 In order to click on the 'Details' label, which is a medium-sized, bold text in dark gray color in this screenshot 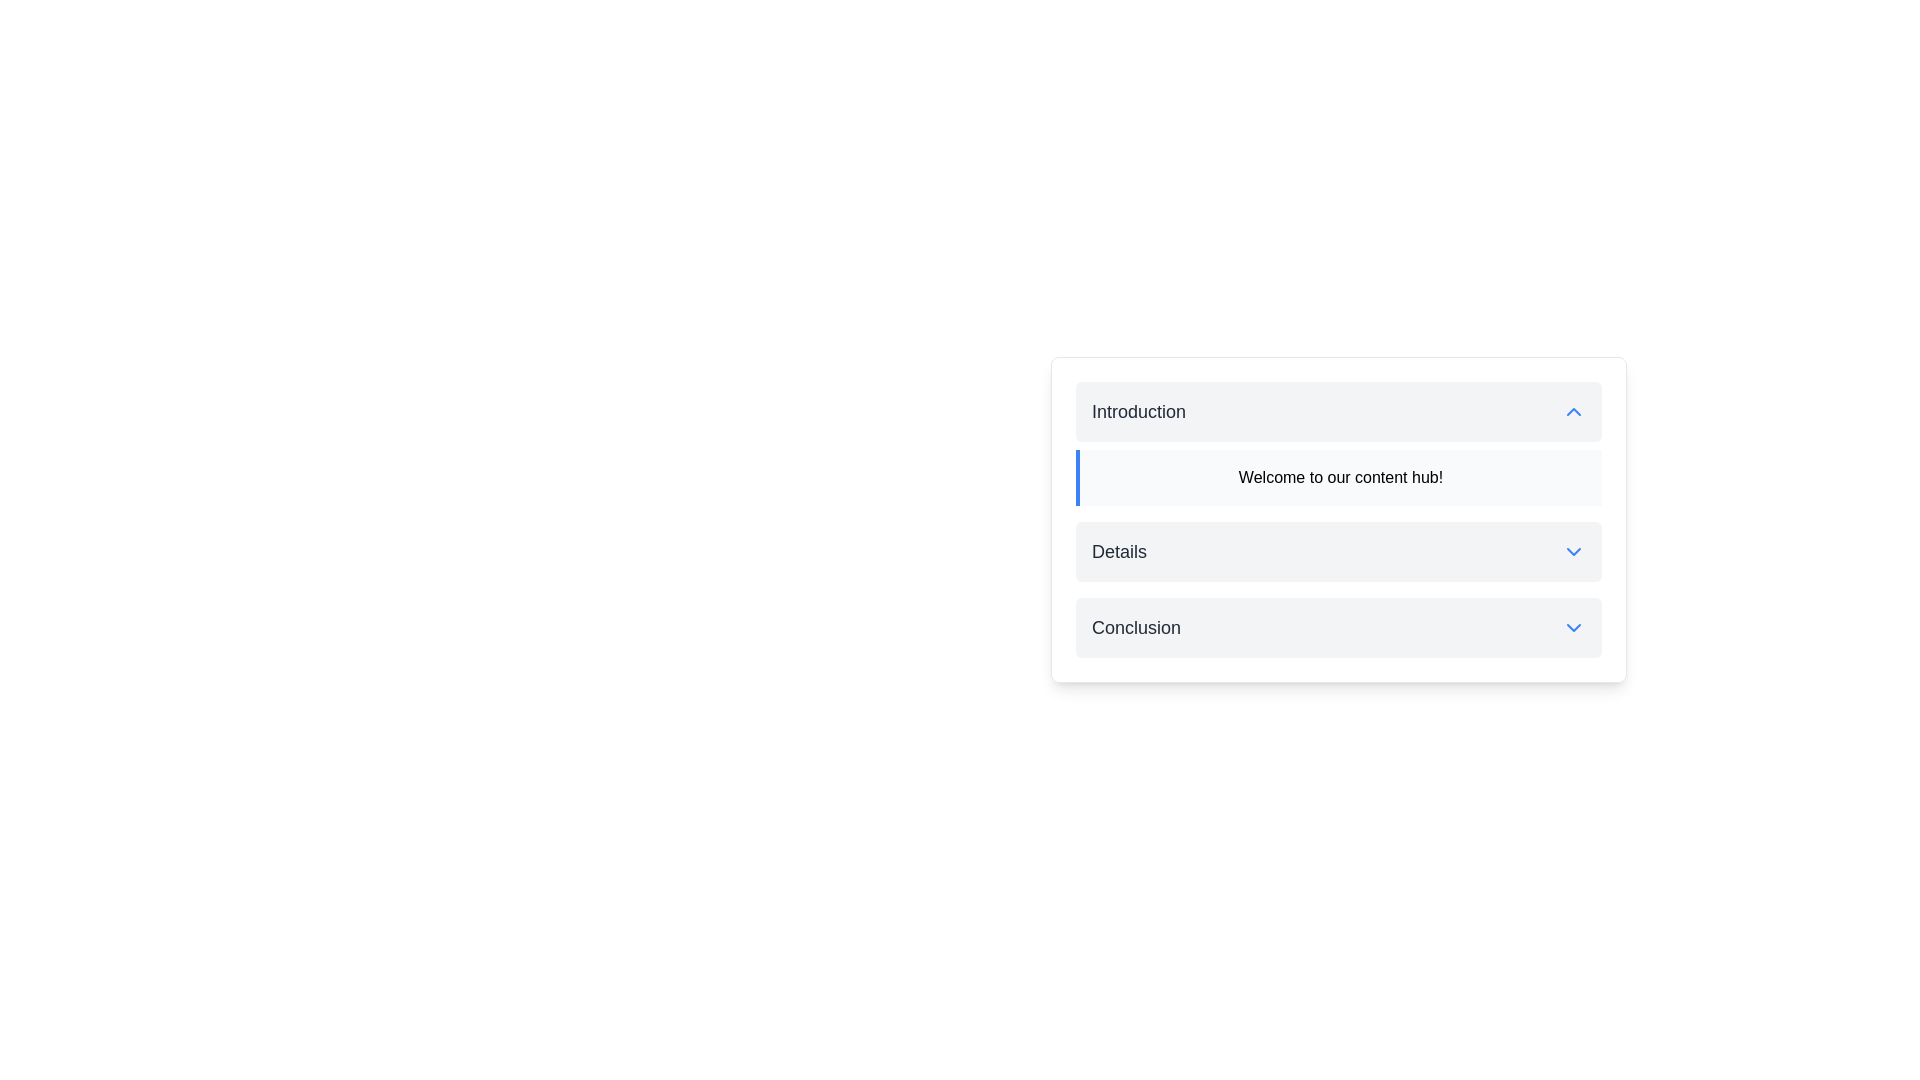, I will do `click(1118, 551)`.